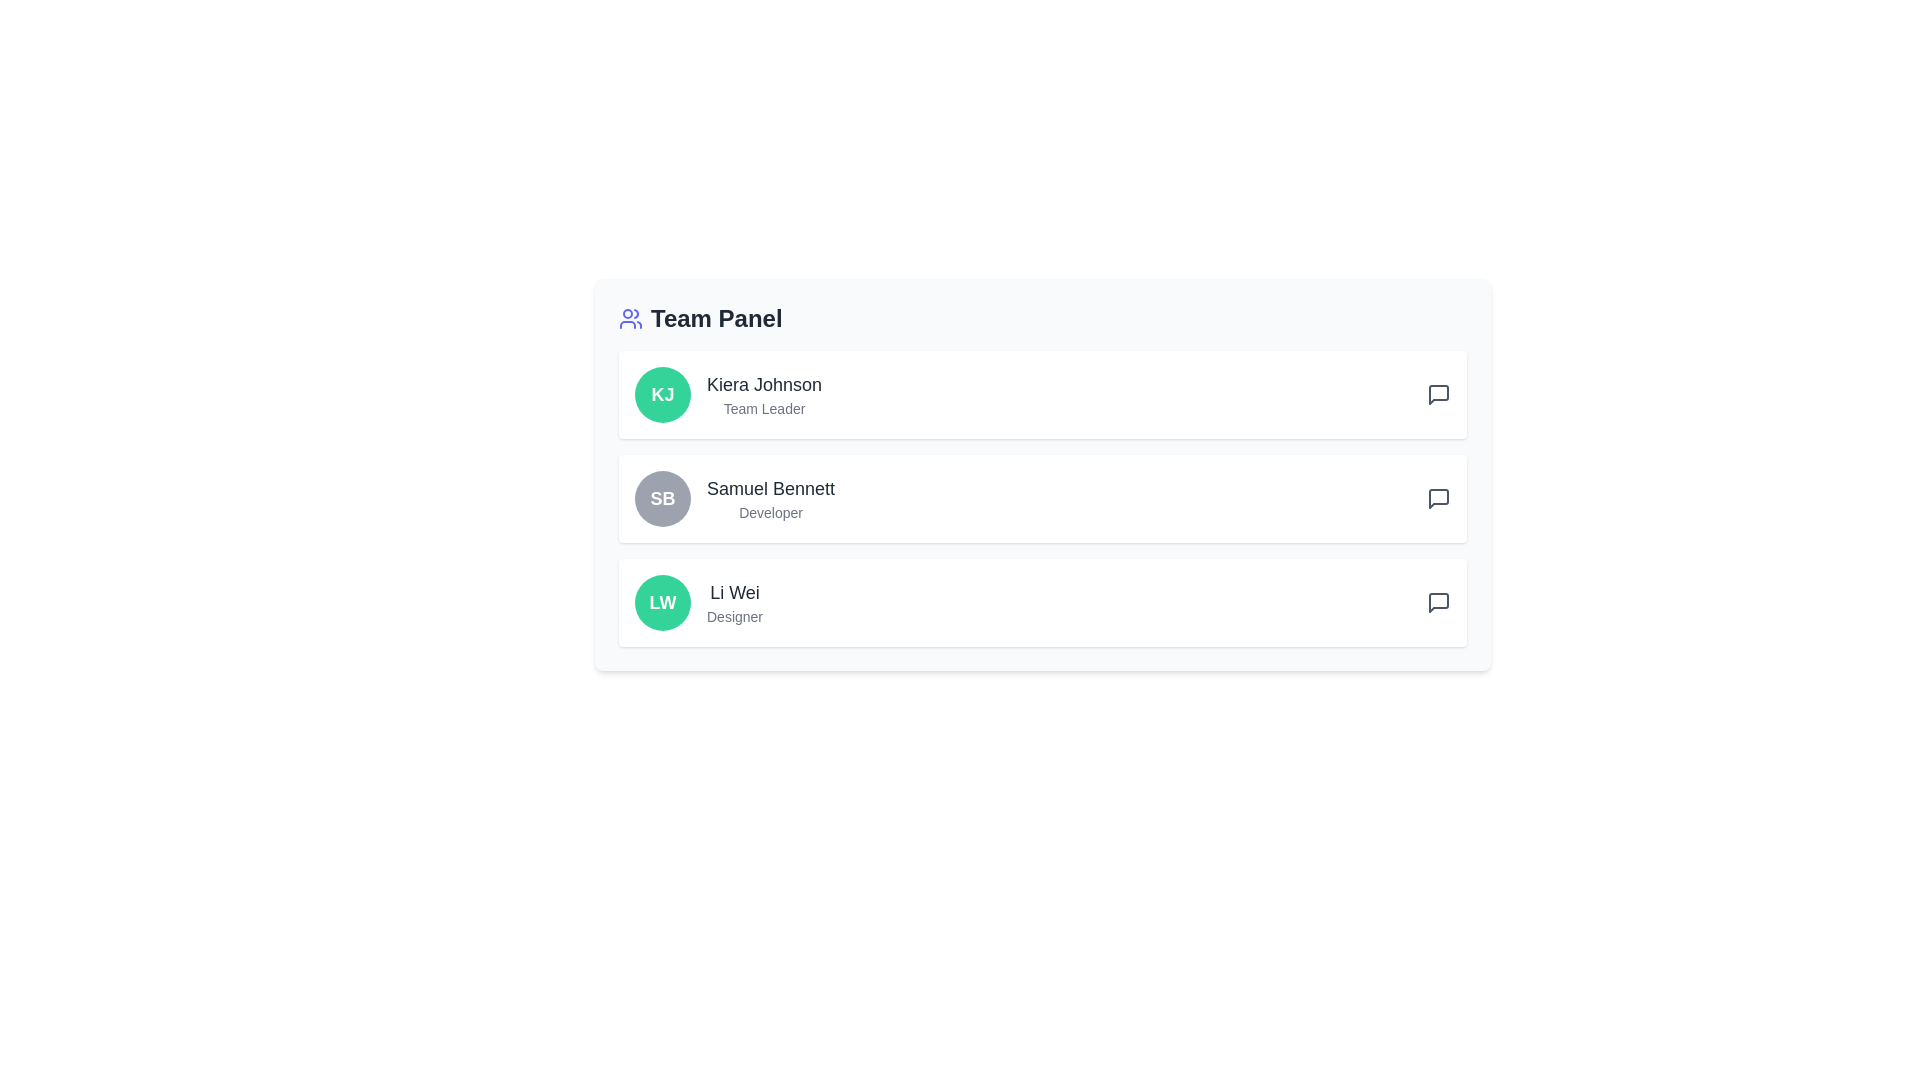 The width and height of the screenshot is (1920, 1080). What do you see at coordinates (629, 318) in the screenshot?
I see `the indigo outline SVG icon depicting two figures` at bounding box center [629, 318].